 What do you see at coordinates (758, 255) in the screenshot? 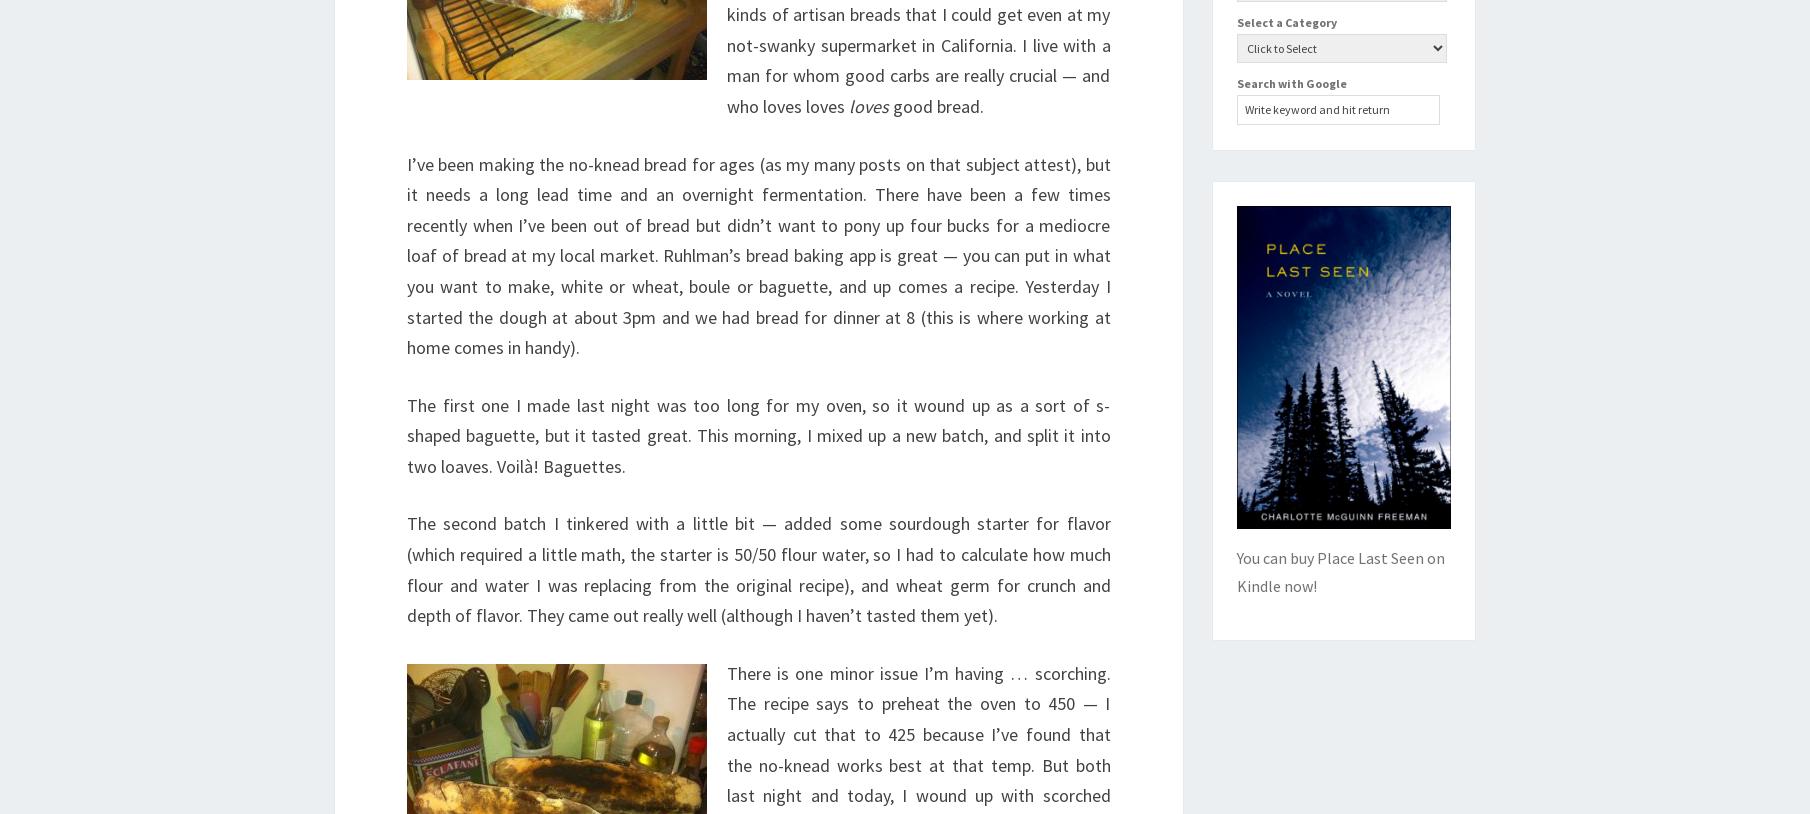
I see `'I’ve been making the no-knead bread for ages (as my many posts on that subject attest), but it needs a long lead time and an overnight fermentation. There have been a few times recently when I’ve been out of bread but didn’t want to pony up four bucks for a mediocre loaf of bread at my local market. Ruhlman’s bread baking app is great — you can put in what you want to make, white or wheat, boule or baguette, and up comes a recipe. Yesterday I started the dough at about 3pm and we had bread for dinner at 8 (this is where working at home comes in handy).'` at bounding box center [758, 255].